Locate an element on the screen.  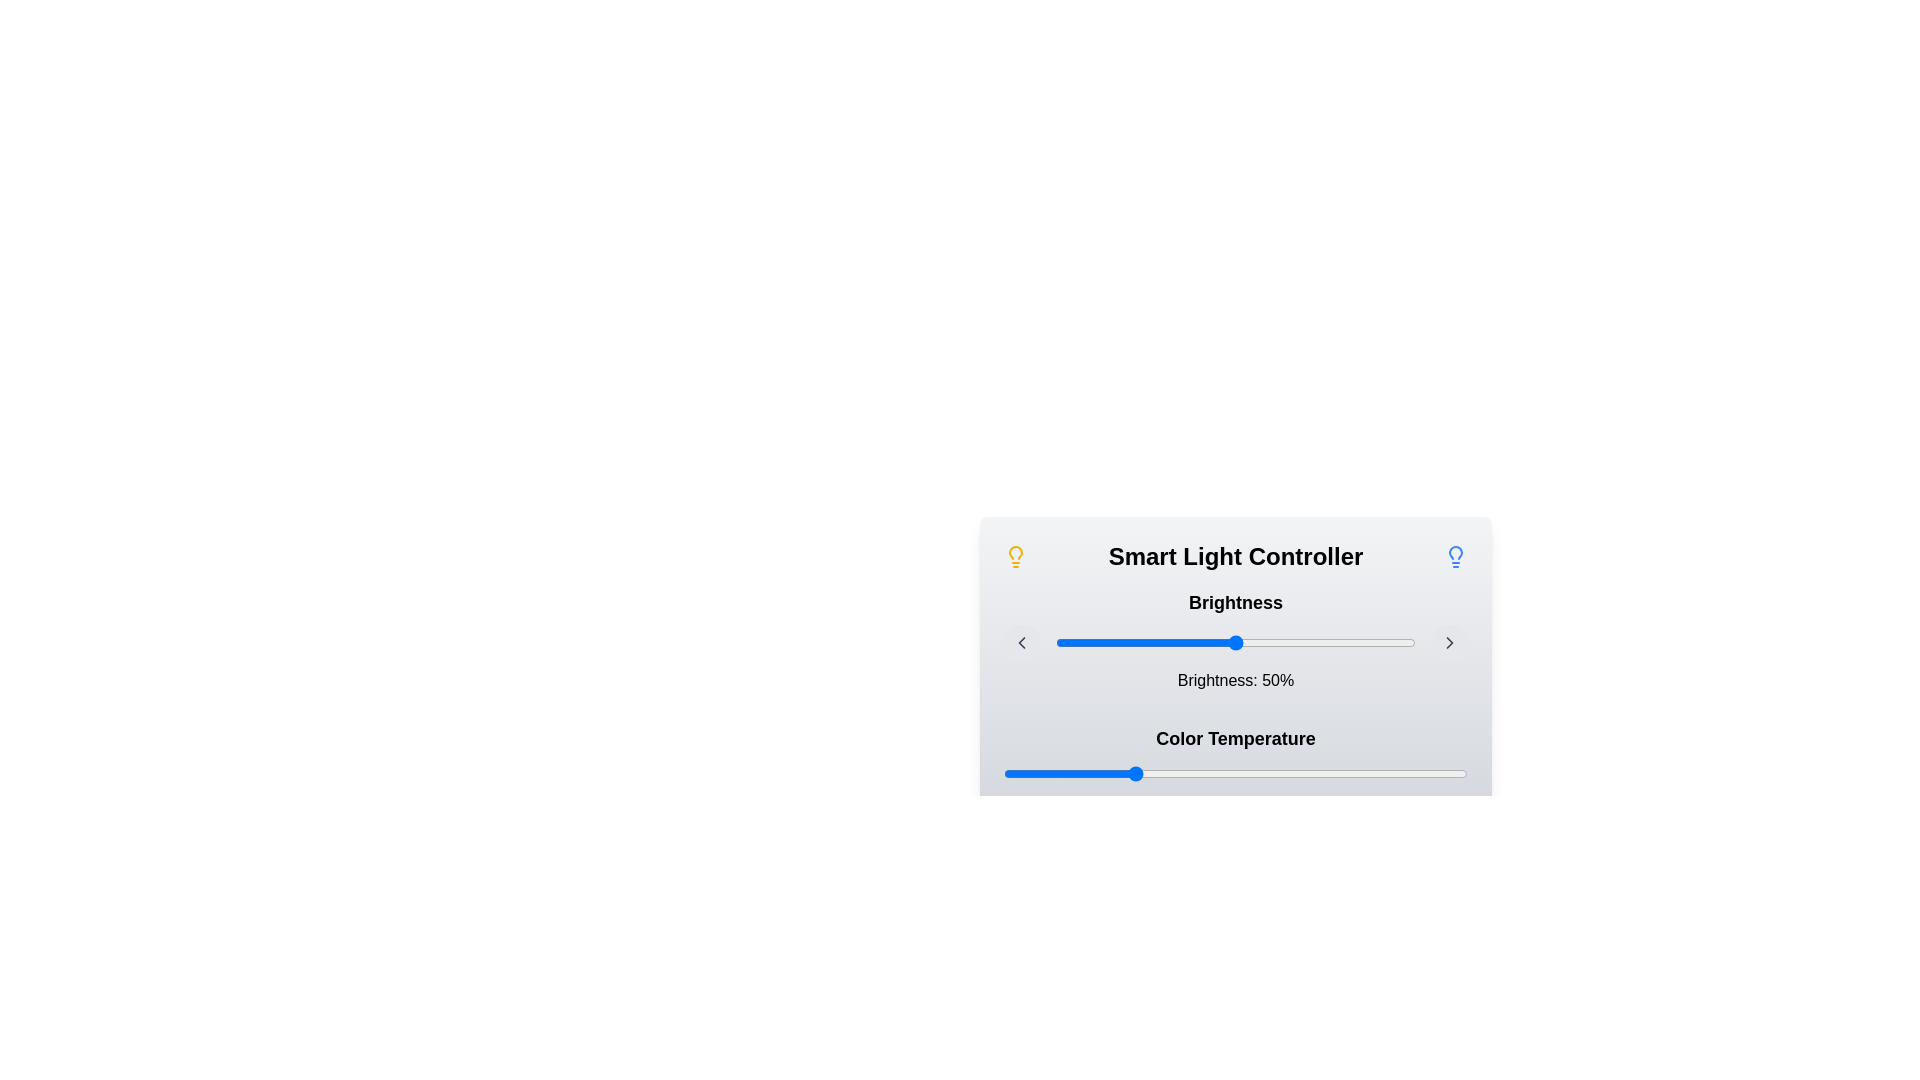
the Interactive Panel titled 'Smart Light Controller' which features a light gradient background, rounded corners, and contains sections for 'Brightness' and 'Color Temperature' is located at coordinates (1235, 677).